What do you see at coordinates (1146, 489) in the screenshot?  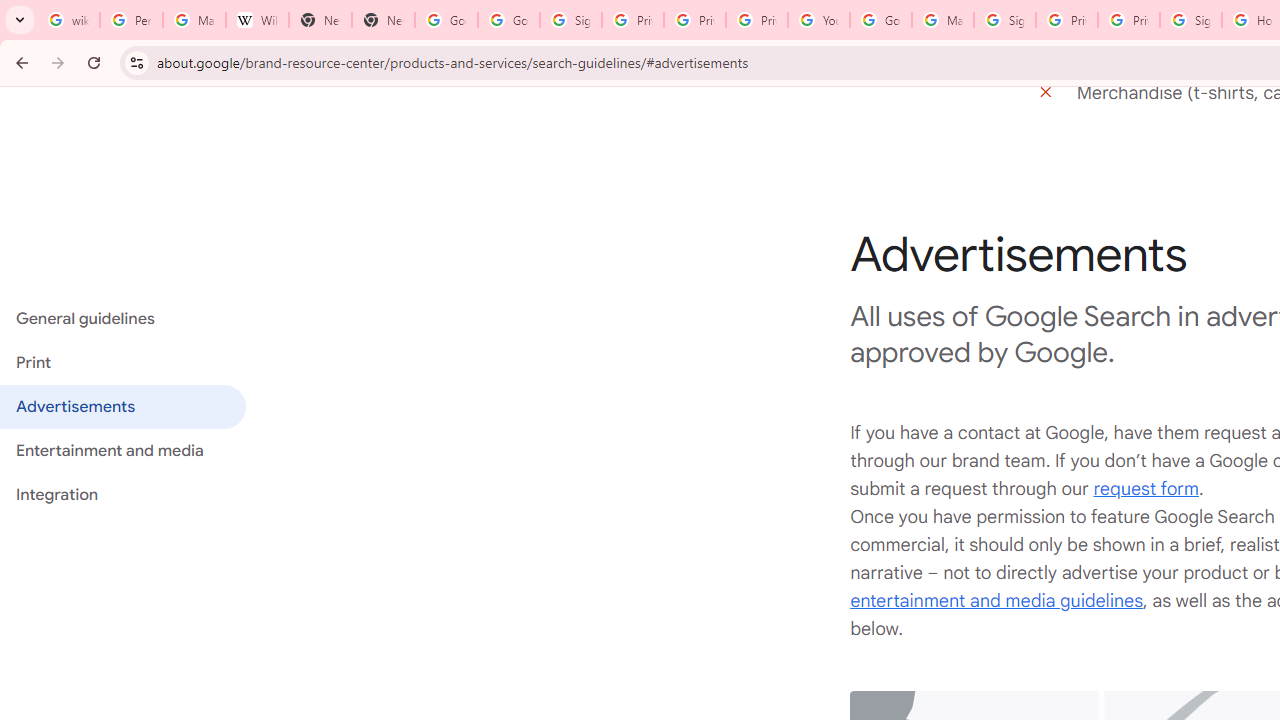 I see `'request form'` at bounding box center [1146, 489].